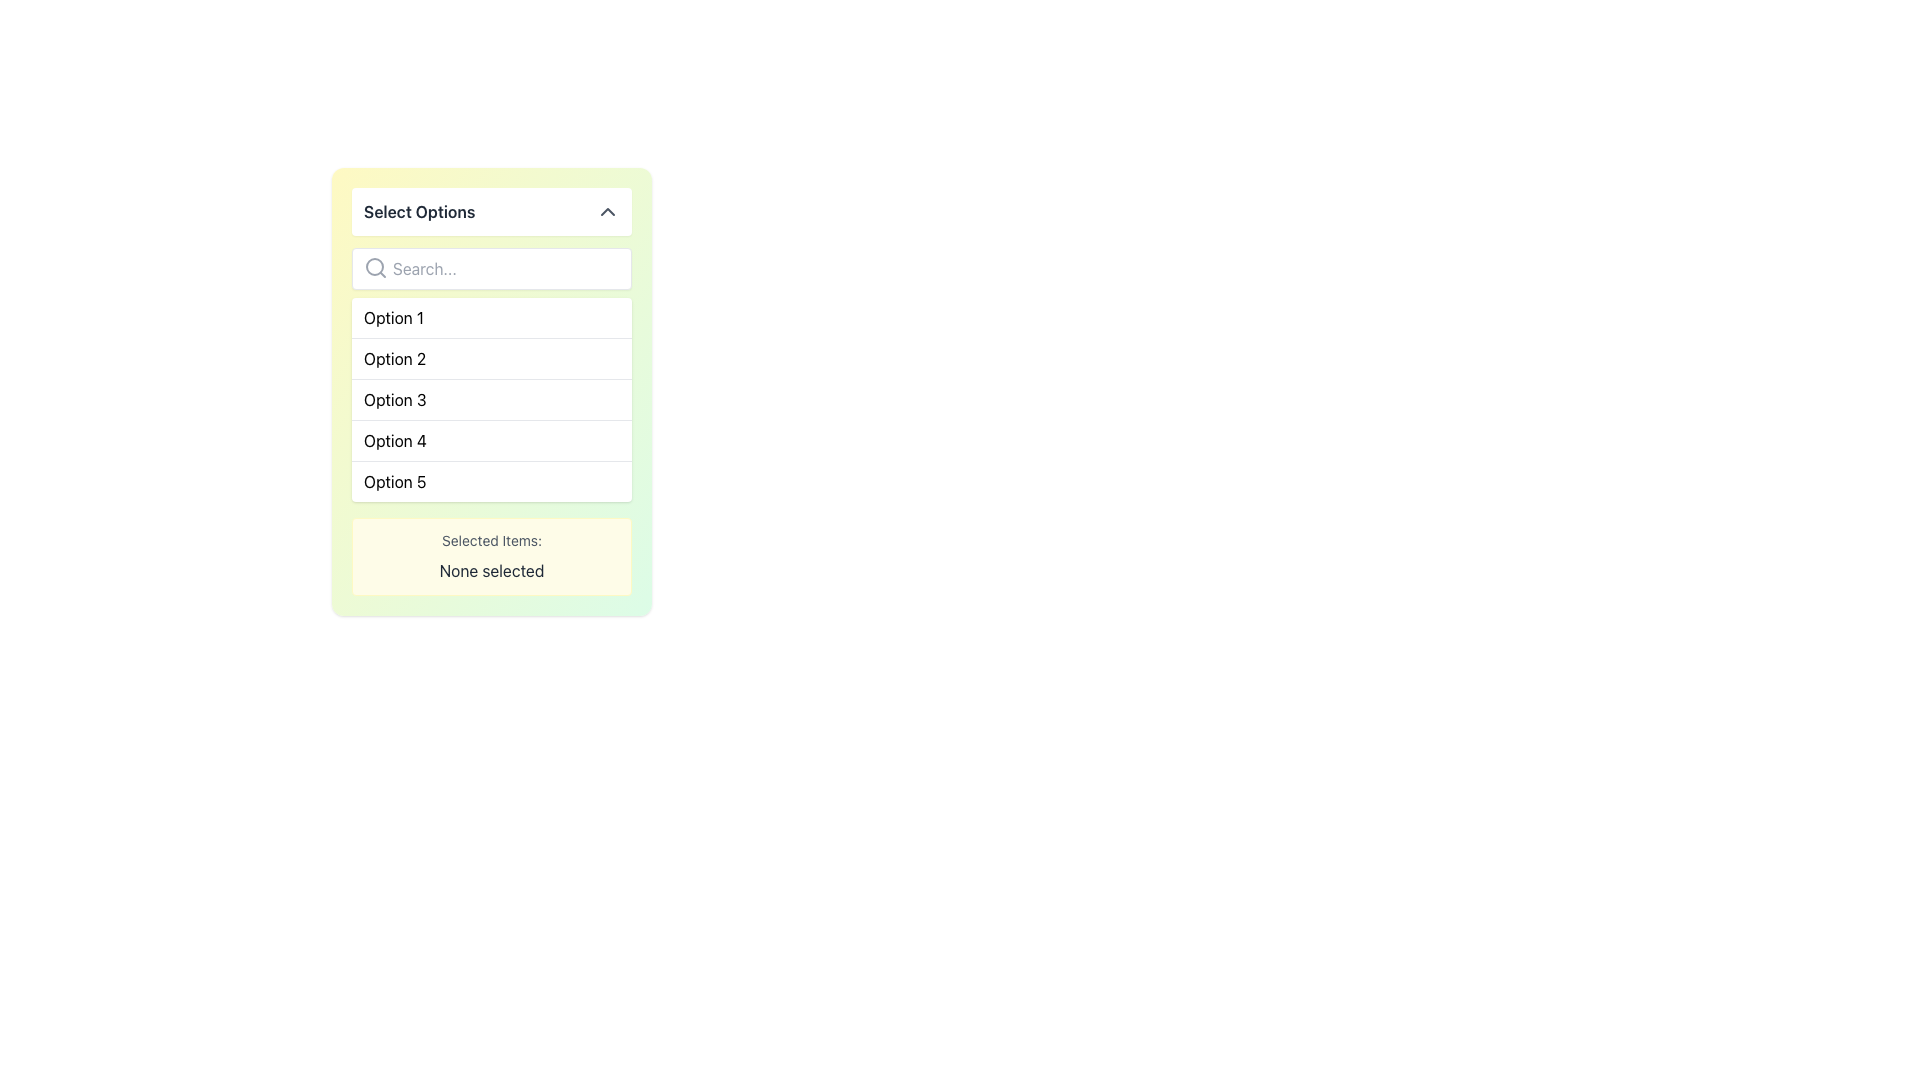  What do you see at coordinates (491, 268) in the screenshot?
I see `the search input field located below the 'Select Options' title bar` at bounding box center [491, 268].